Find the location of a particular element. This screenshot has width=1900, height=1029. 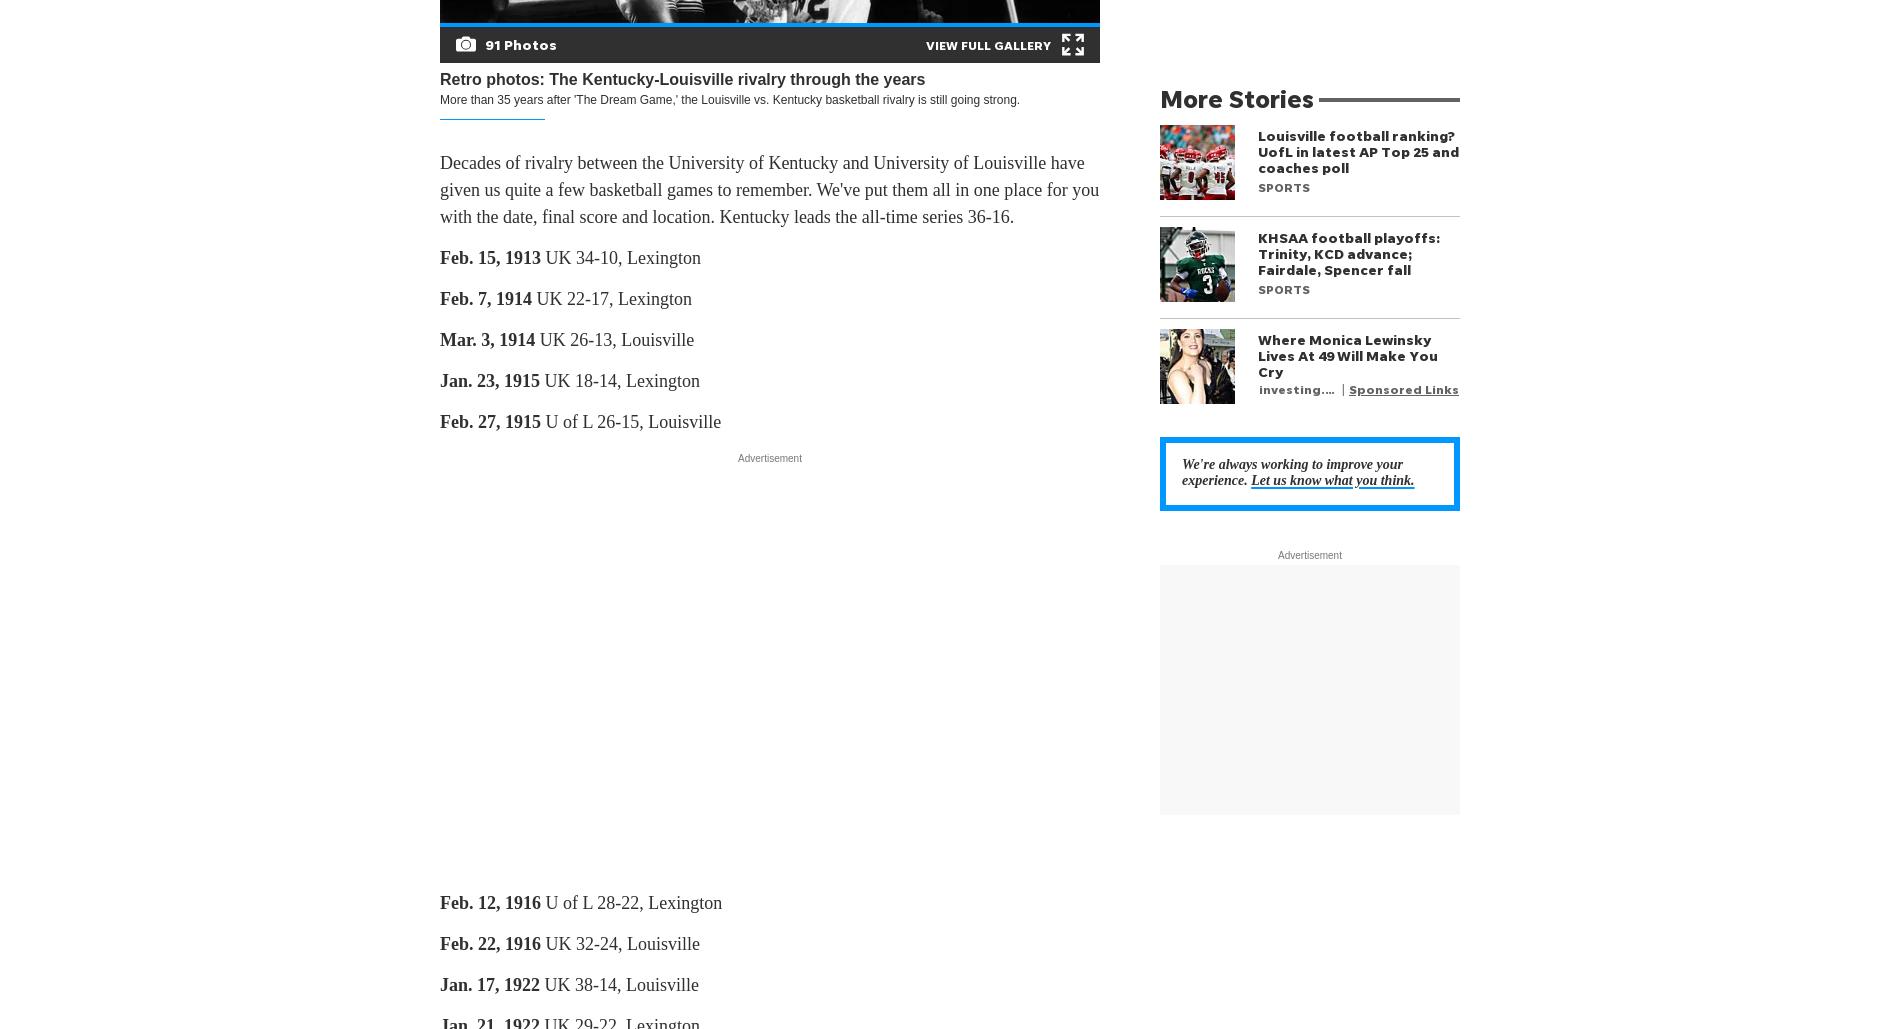

'Jan. 23, 1915' is located at coordinates (490, 380).